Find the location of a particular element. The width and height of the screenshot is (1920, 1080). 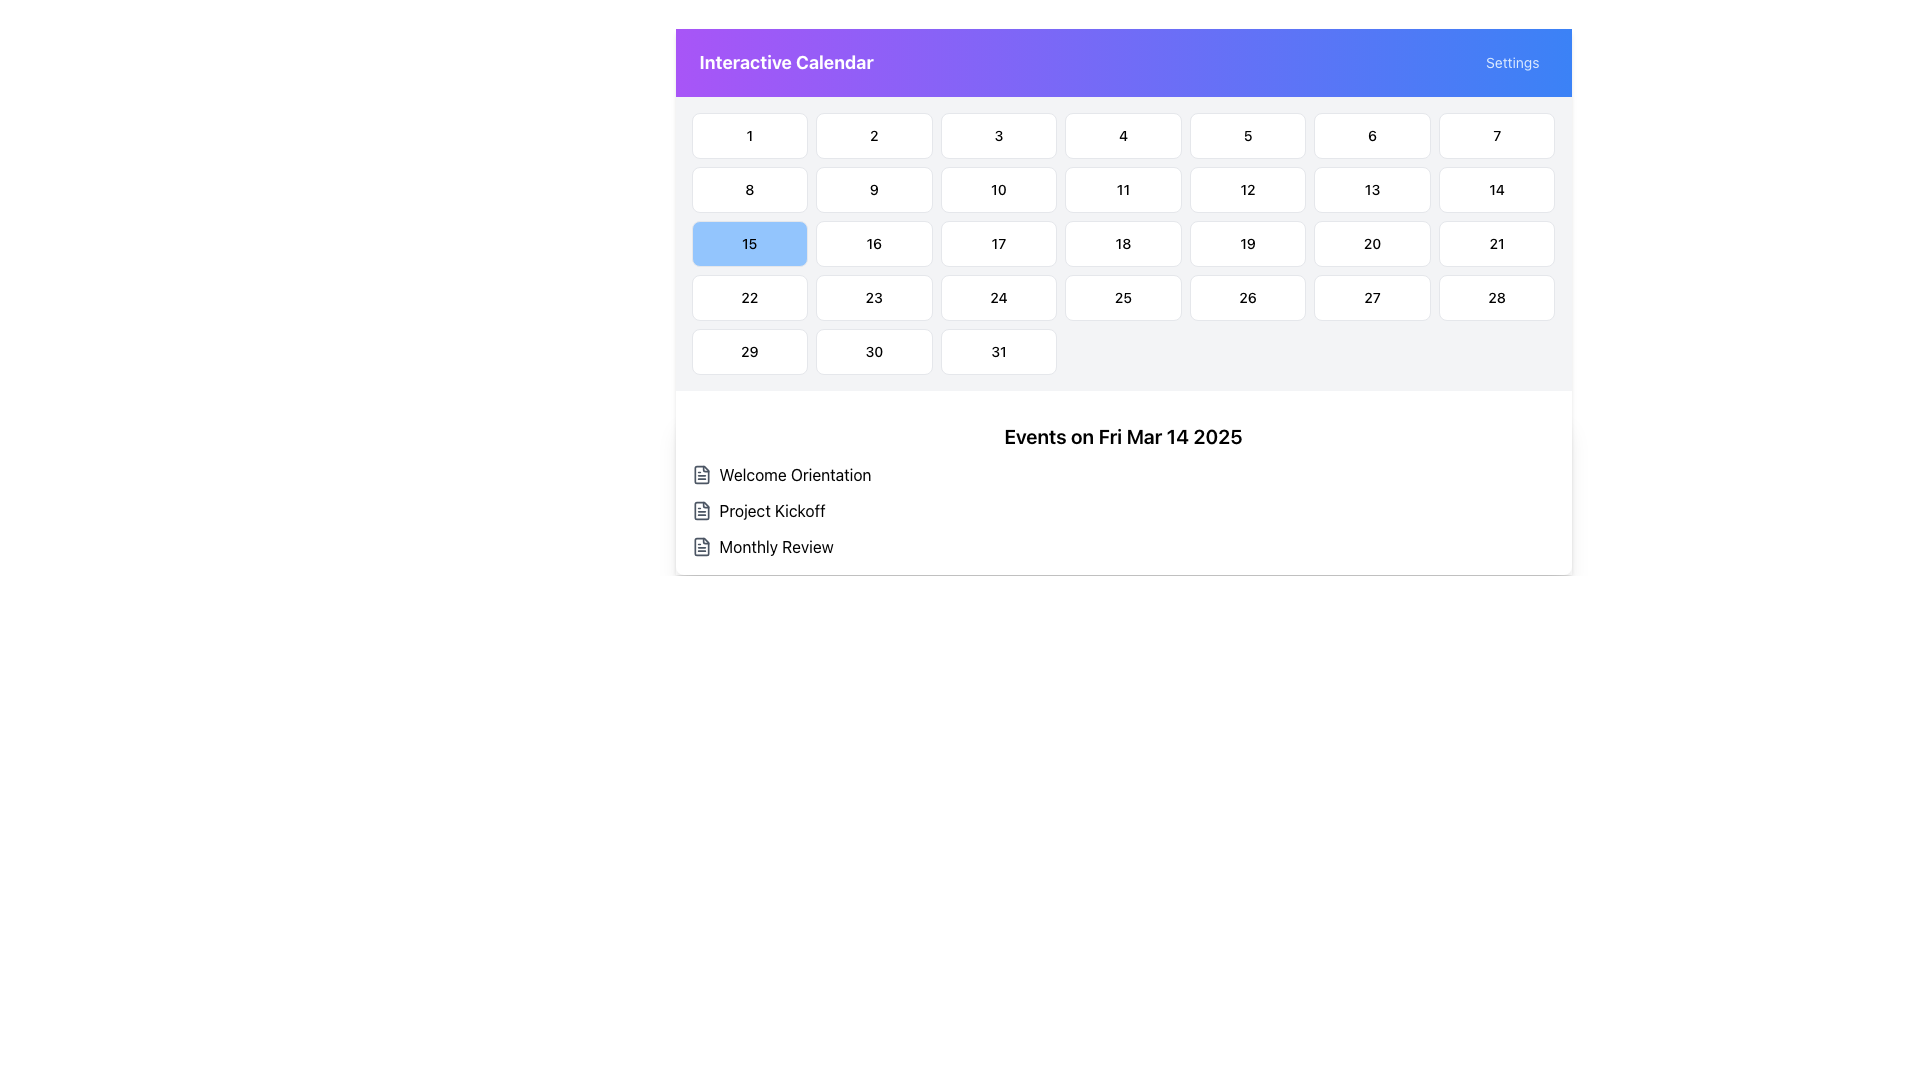

the text value of the Text Label representing the date '12' in the fifth row and twelfth column of the calendar interface is located at coordinates (1247, 189).